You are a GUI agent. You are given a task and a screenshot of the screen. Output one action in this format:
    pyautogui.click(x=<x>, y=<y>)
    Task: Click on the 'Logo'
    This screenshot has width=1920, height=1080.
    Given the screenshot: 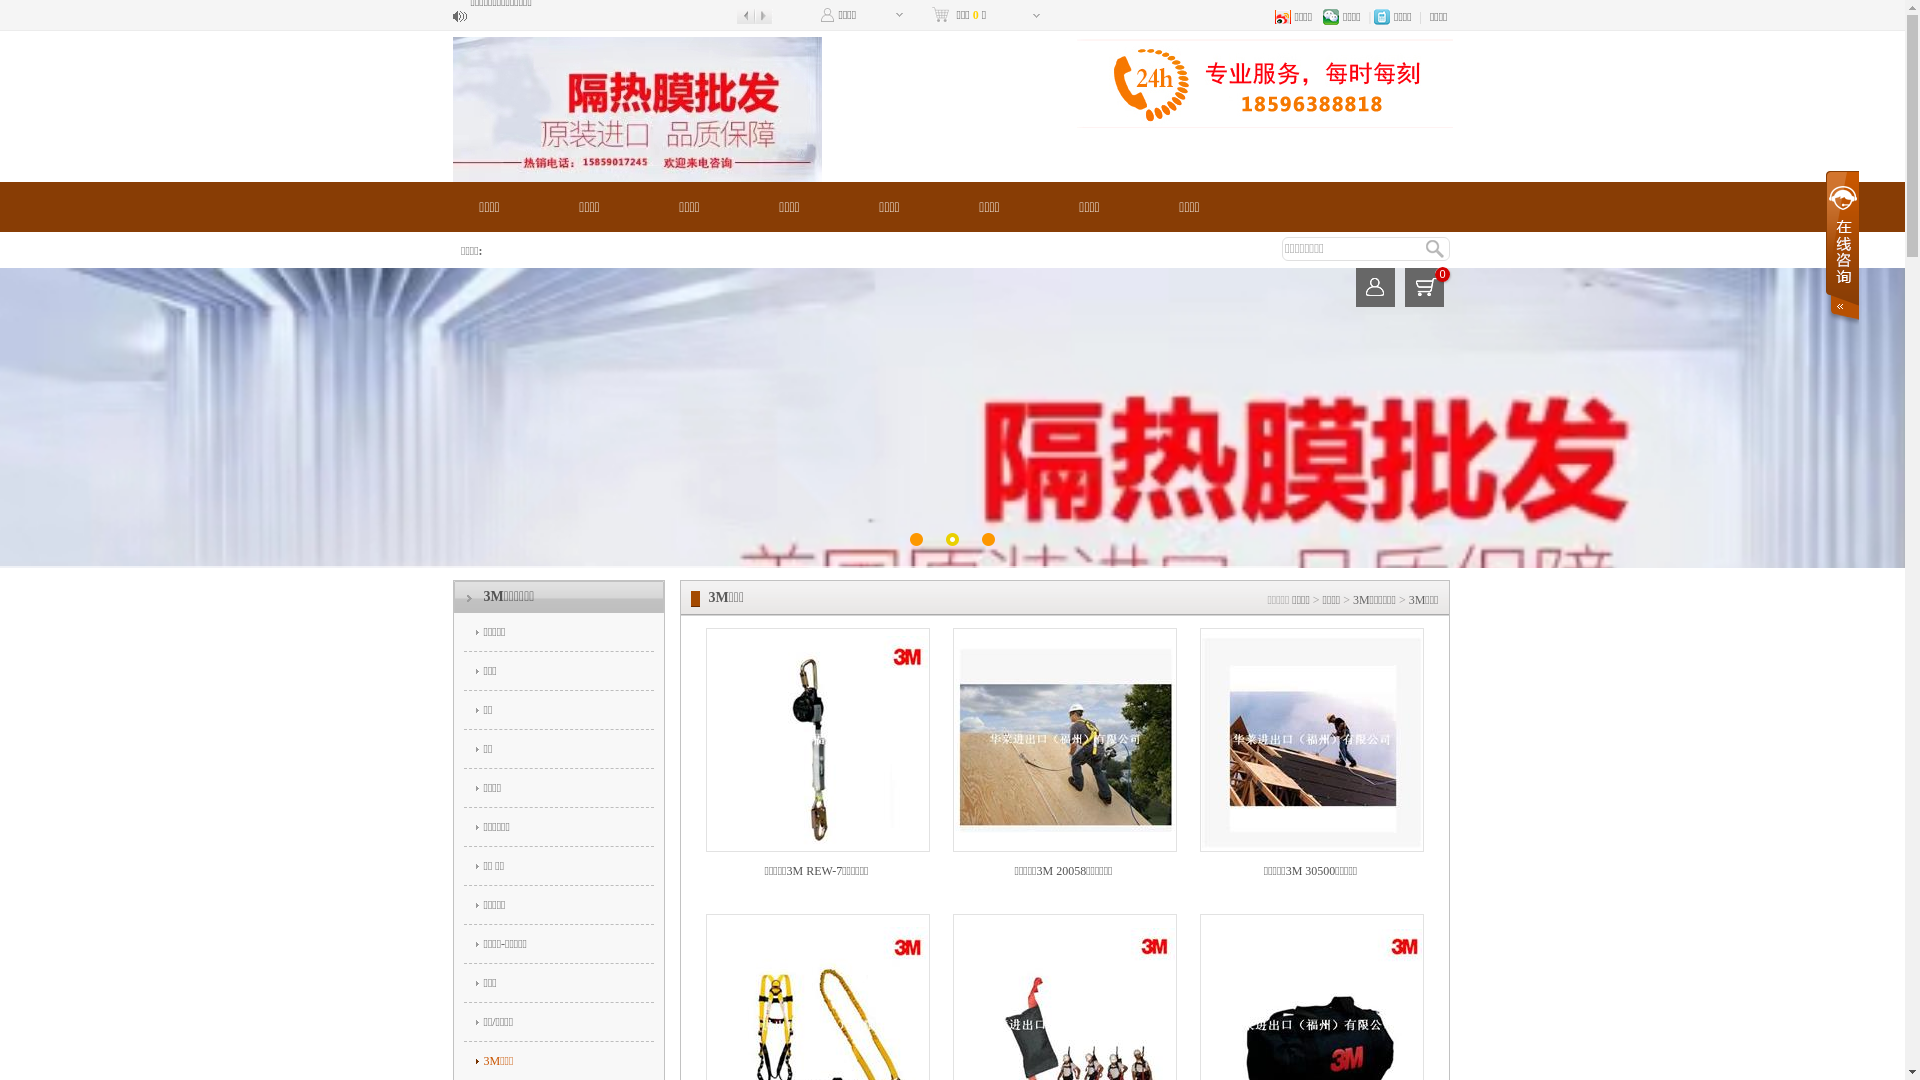 What is the action you would take?
    pyautogui.click(x=635, y=109)
    